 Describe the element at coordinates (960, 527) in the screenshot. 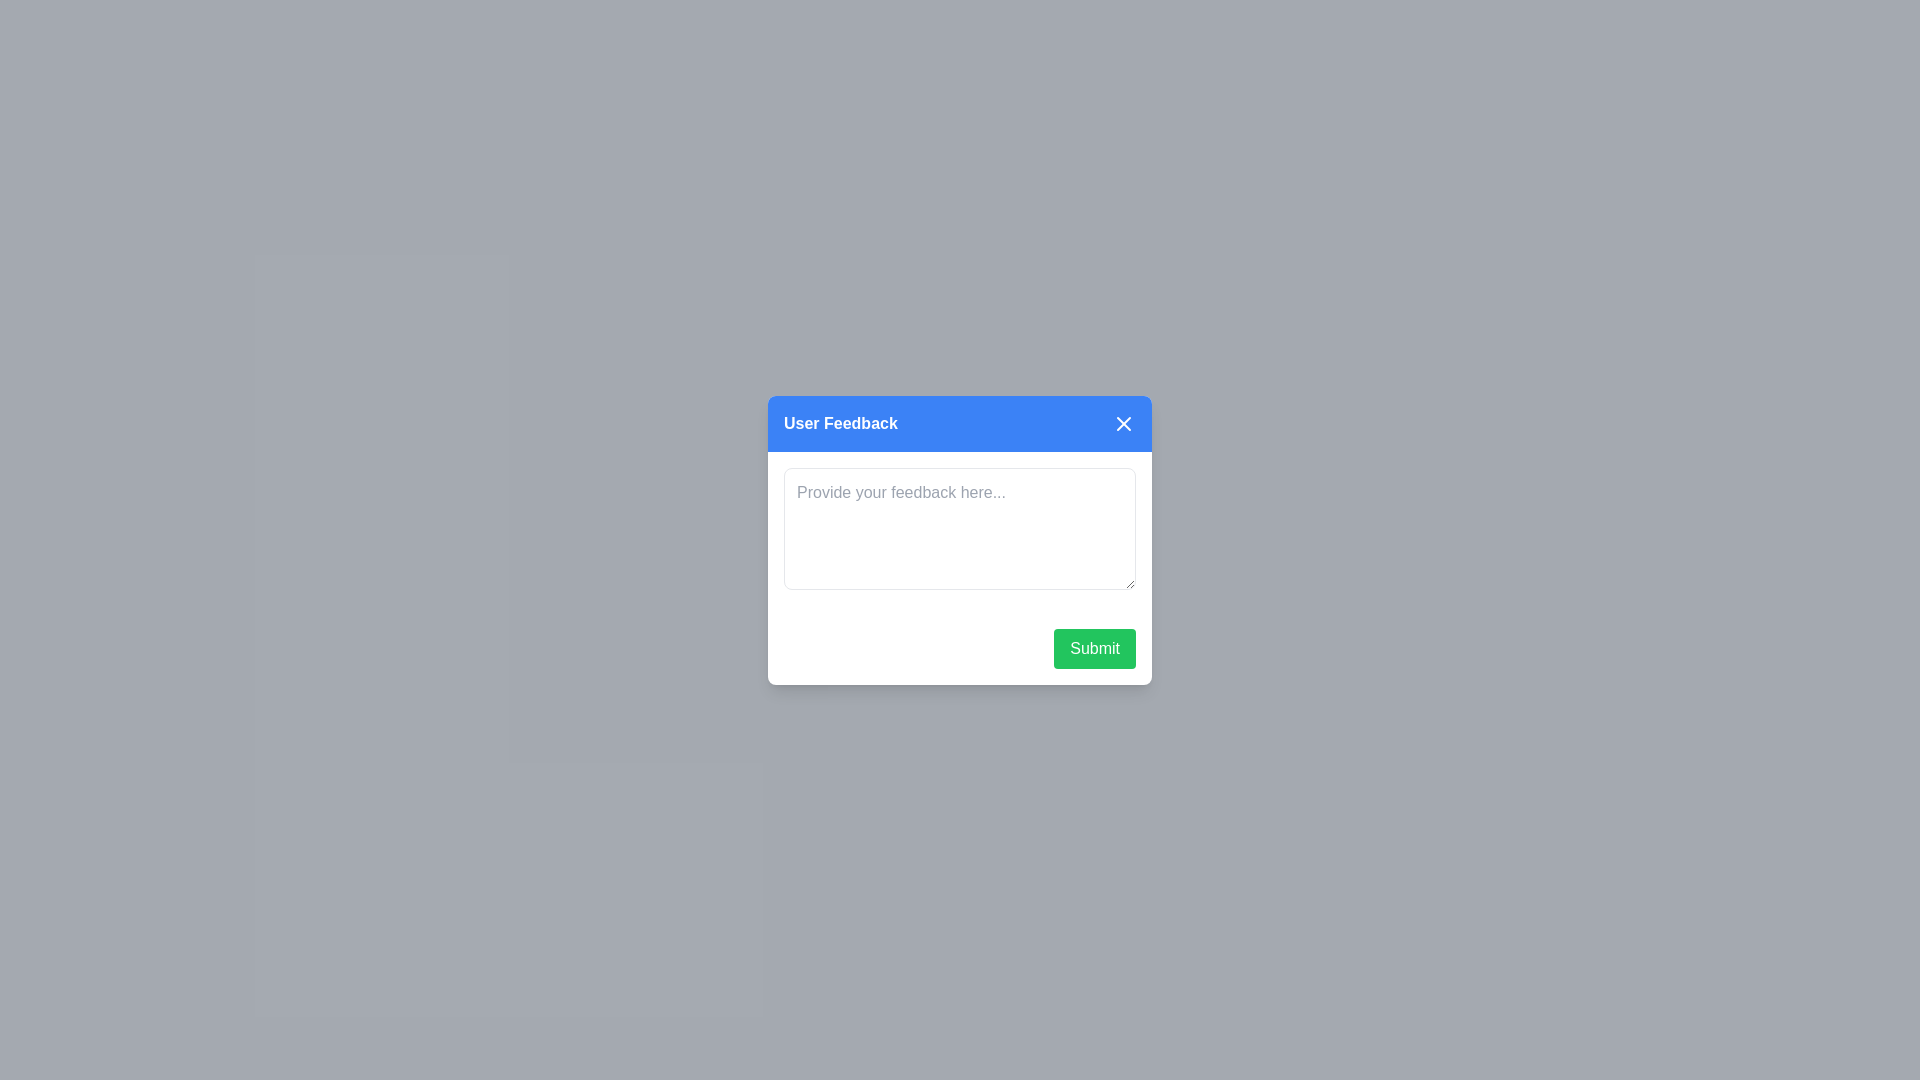

I see `the input box to focus on it` at that location.